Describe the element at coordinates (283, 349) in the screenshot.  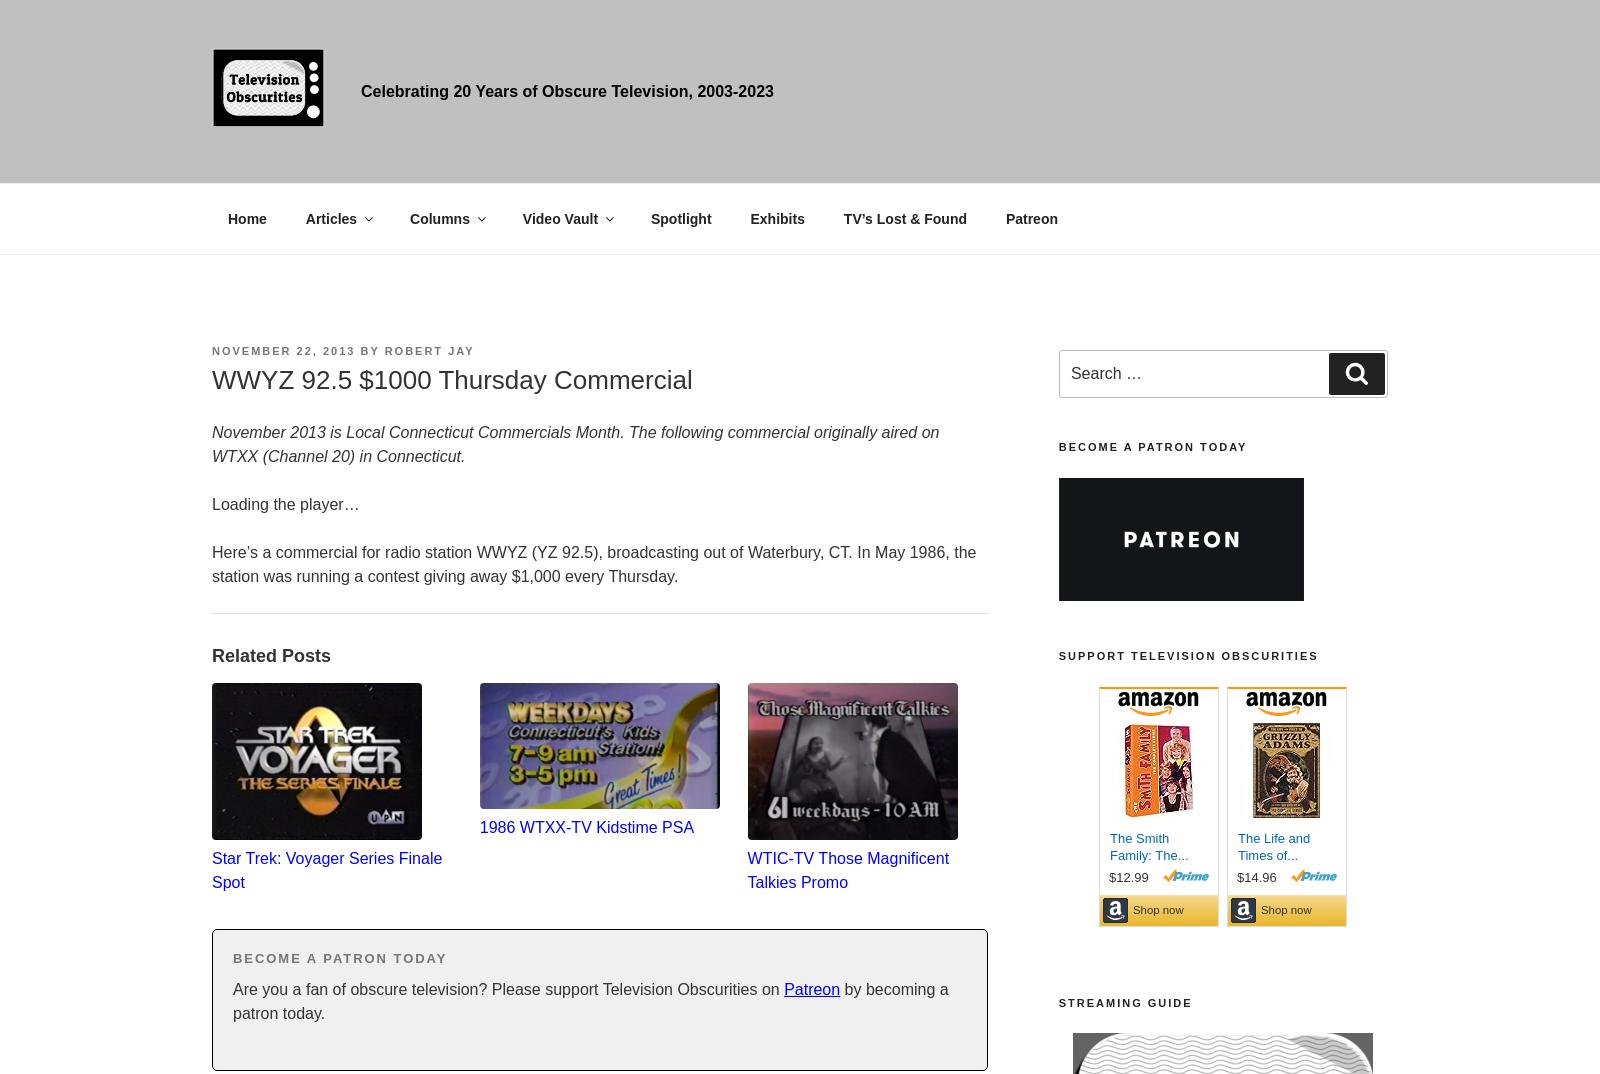
I see `'November 22, 2013'` at that location.